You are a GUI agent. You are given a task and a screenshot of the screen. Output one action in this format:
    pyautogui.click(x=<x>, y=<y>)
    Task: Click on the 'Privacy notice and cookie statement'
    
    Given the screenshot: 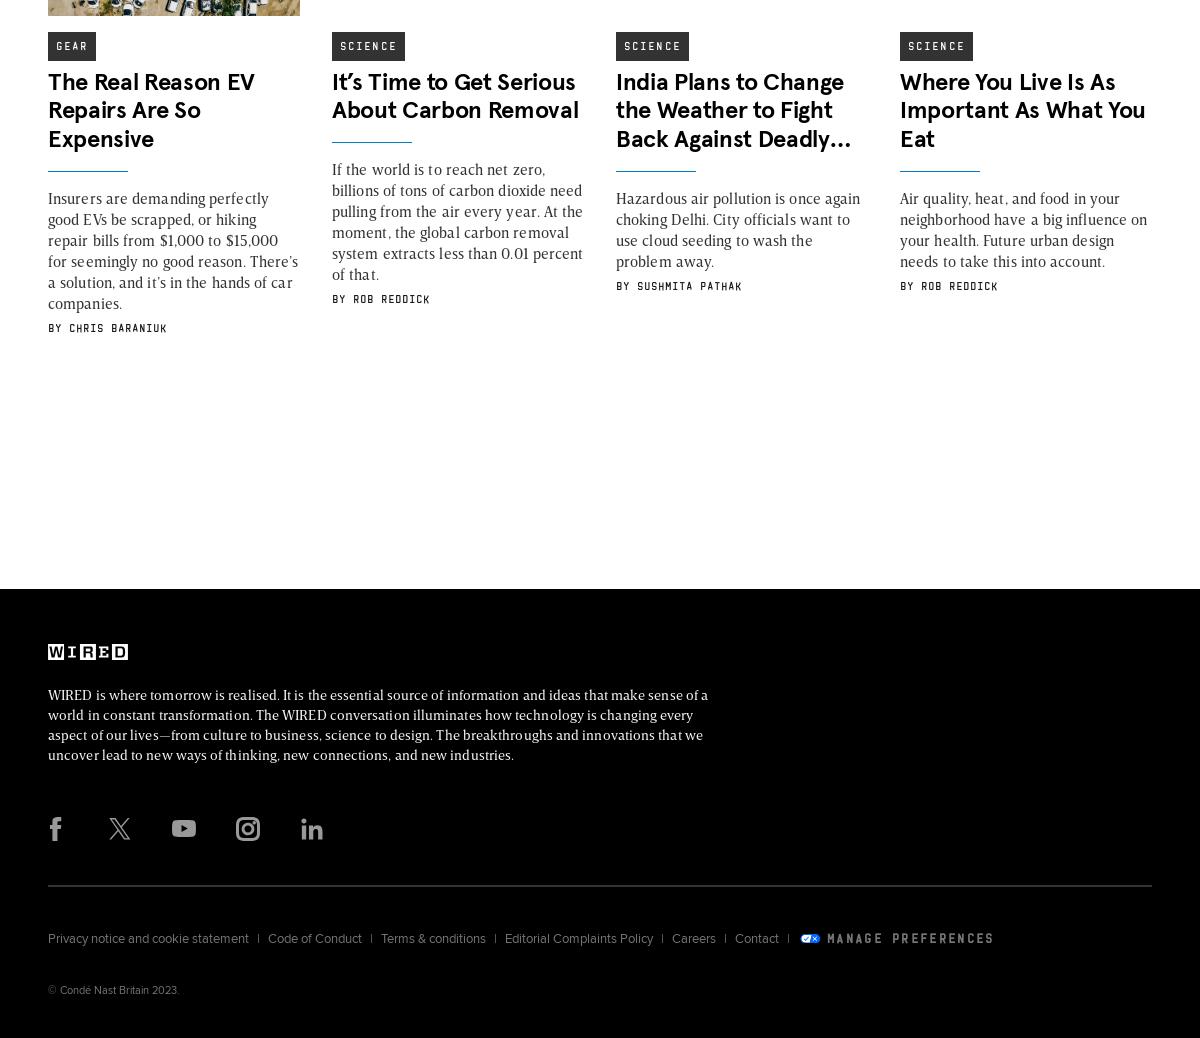 What is the action you would take?
    pyautogui.click(x=148, y=938)
    